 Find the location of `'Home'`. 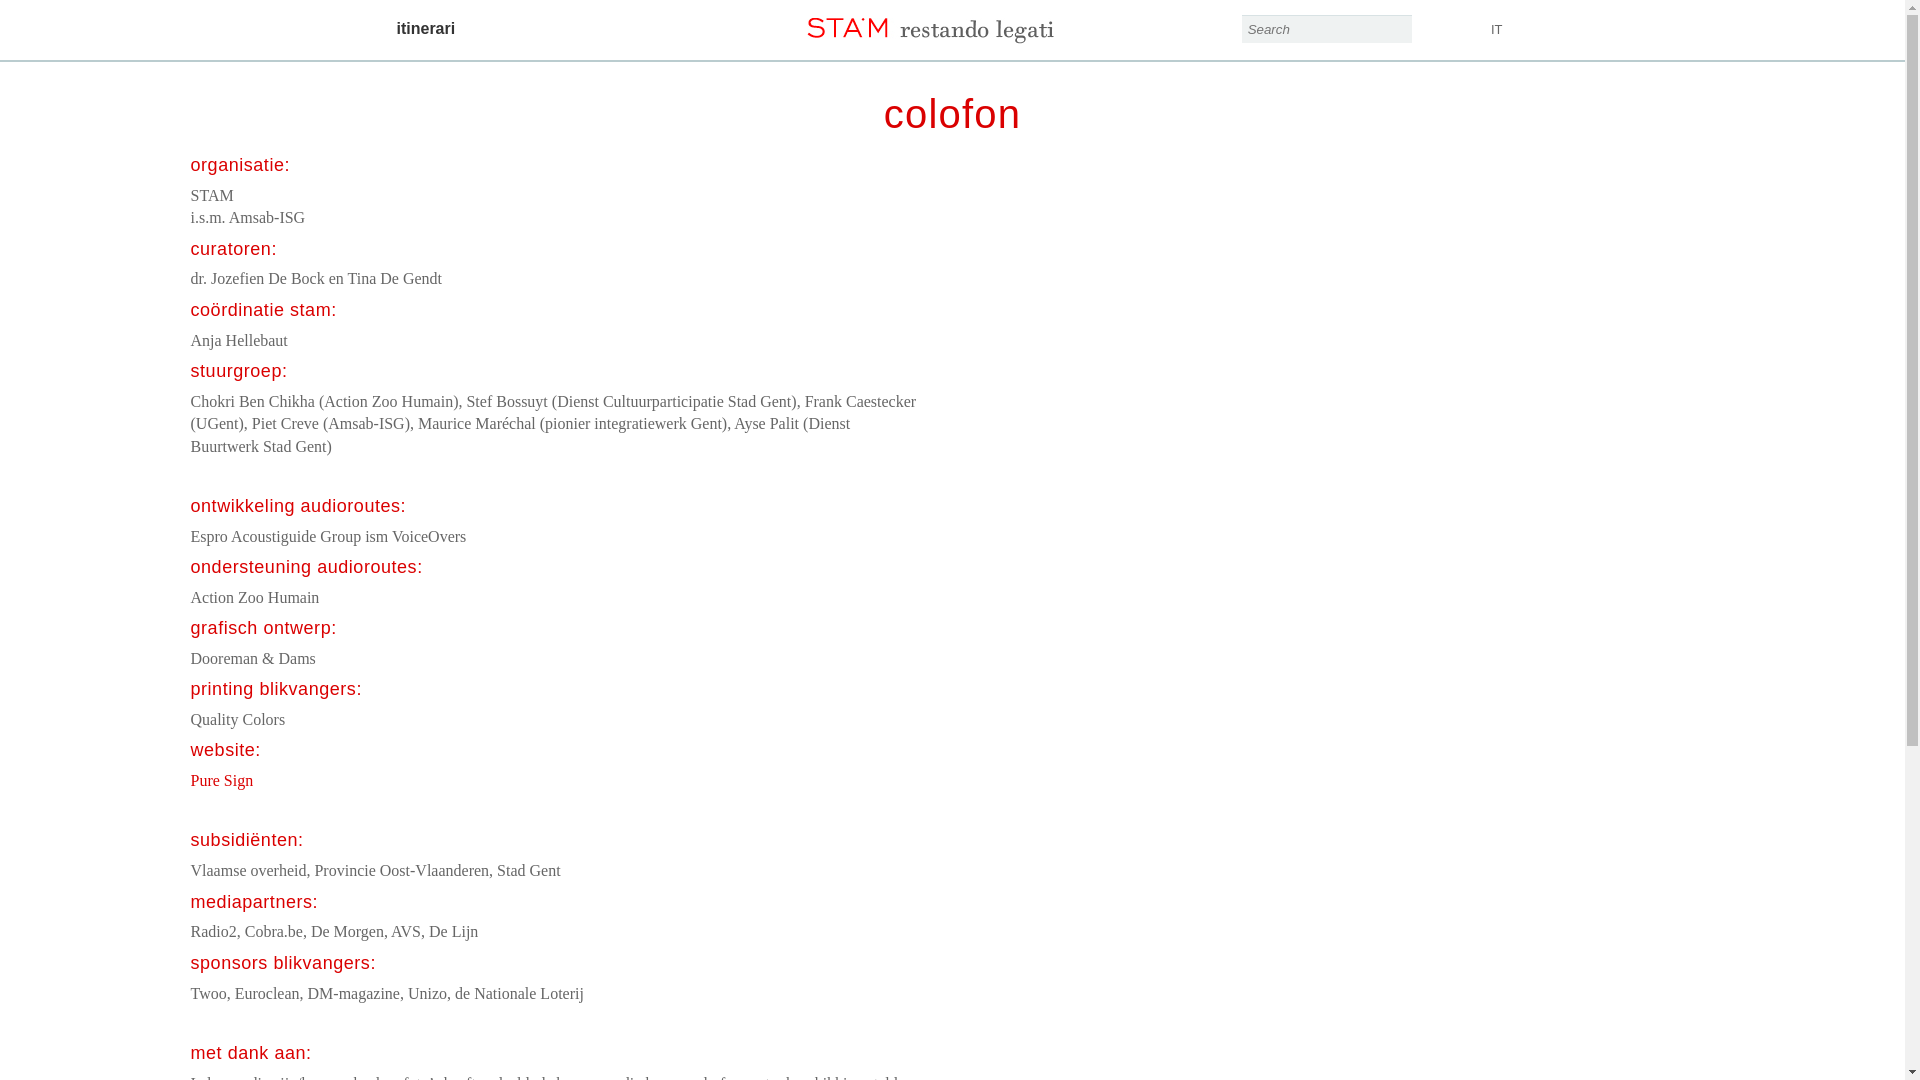

'Home' is located at coordinates (950, 22).